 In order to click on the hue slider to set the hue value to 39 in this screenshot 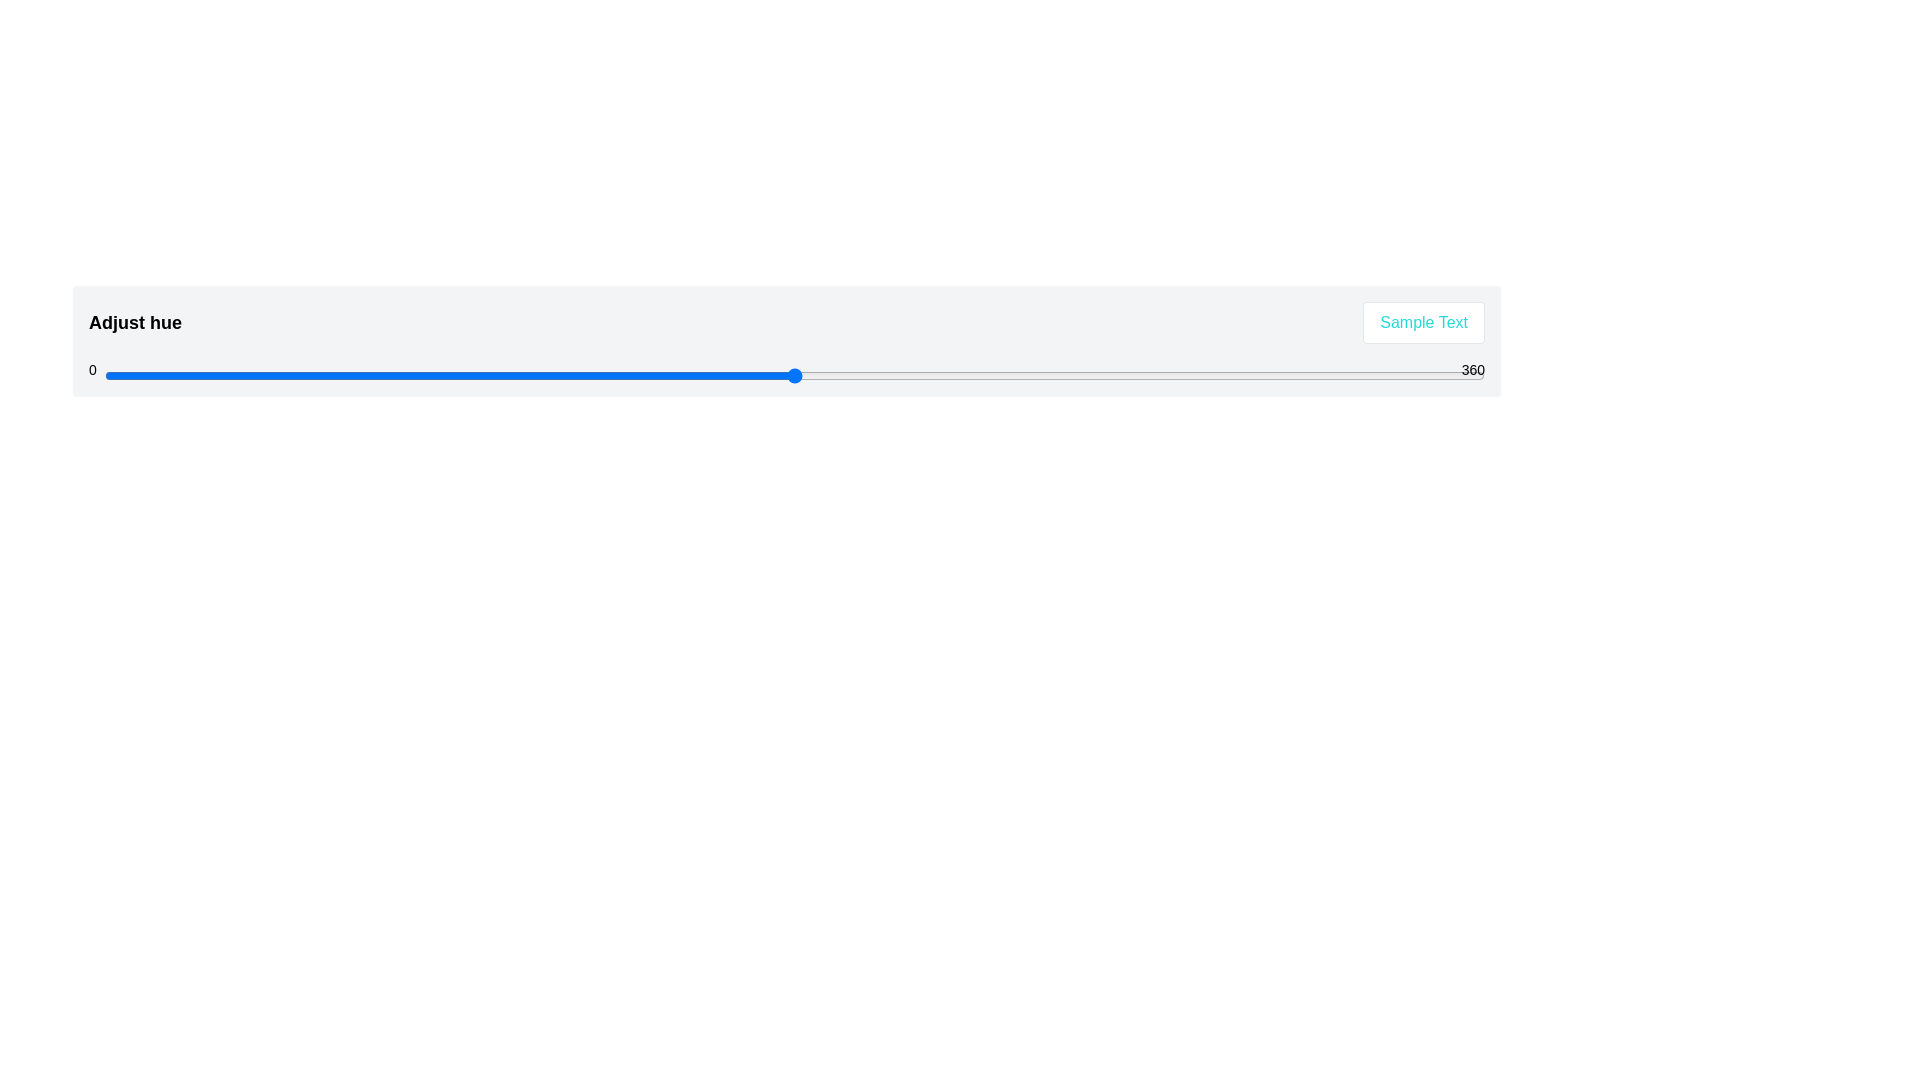, I will do `click(253, 375)`.